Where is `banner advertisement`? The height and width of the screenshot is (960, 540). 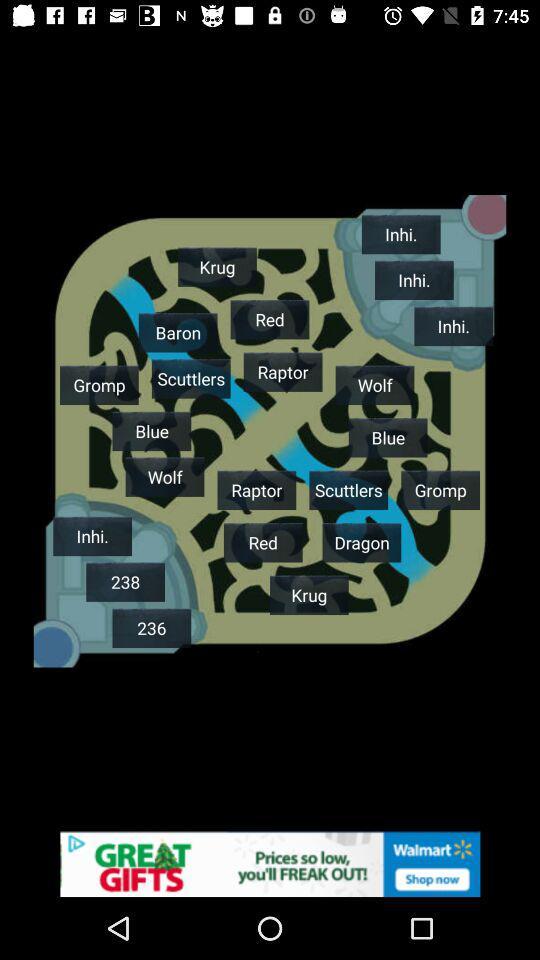
banner advertisement is located at coordinates (270, 863).